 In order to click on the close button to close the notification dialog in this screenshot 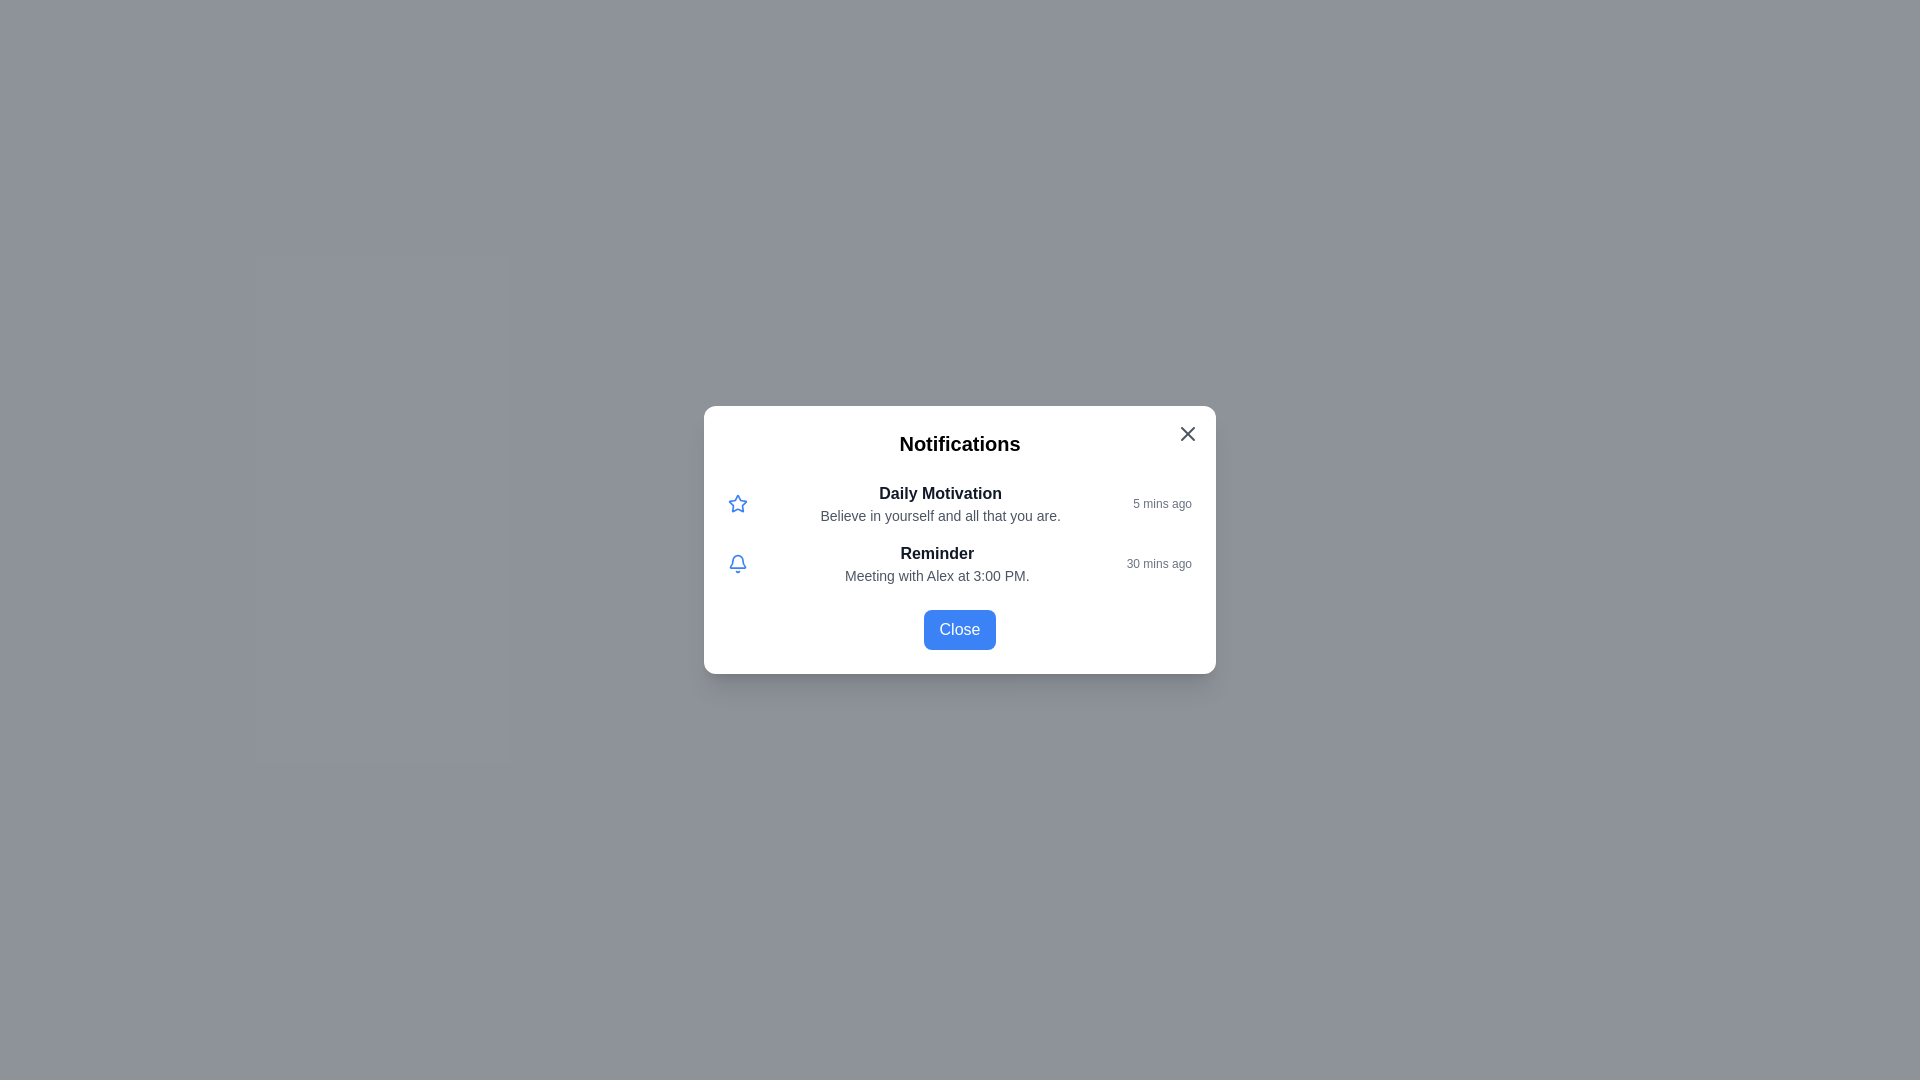, I will do `click(1188, 433)`.